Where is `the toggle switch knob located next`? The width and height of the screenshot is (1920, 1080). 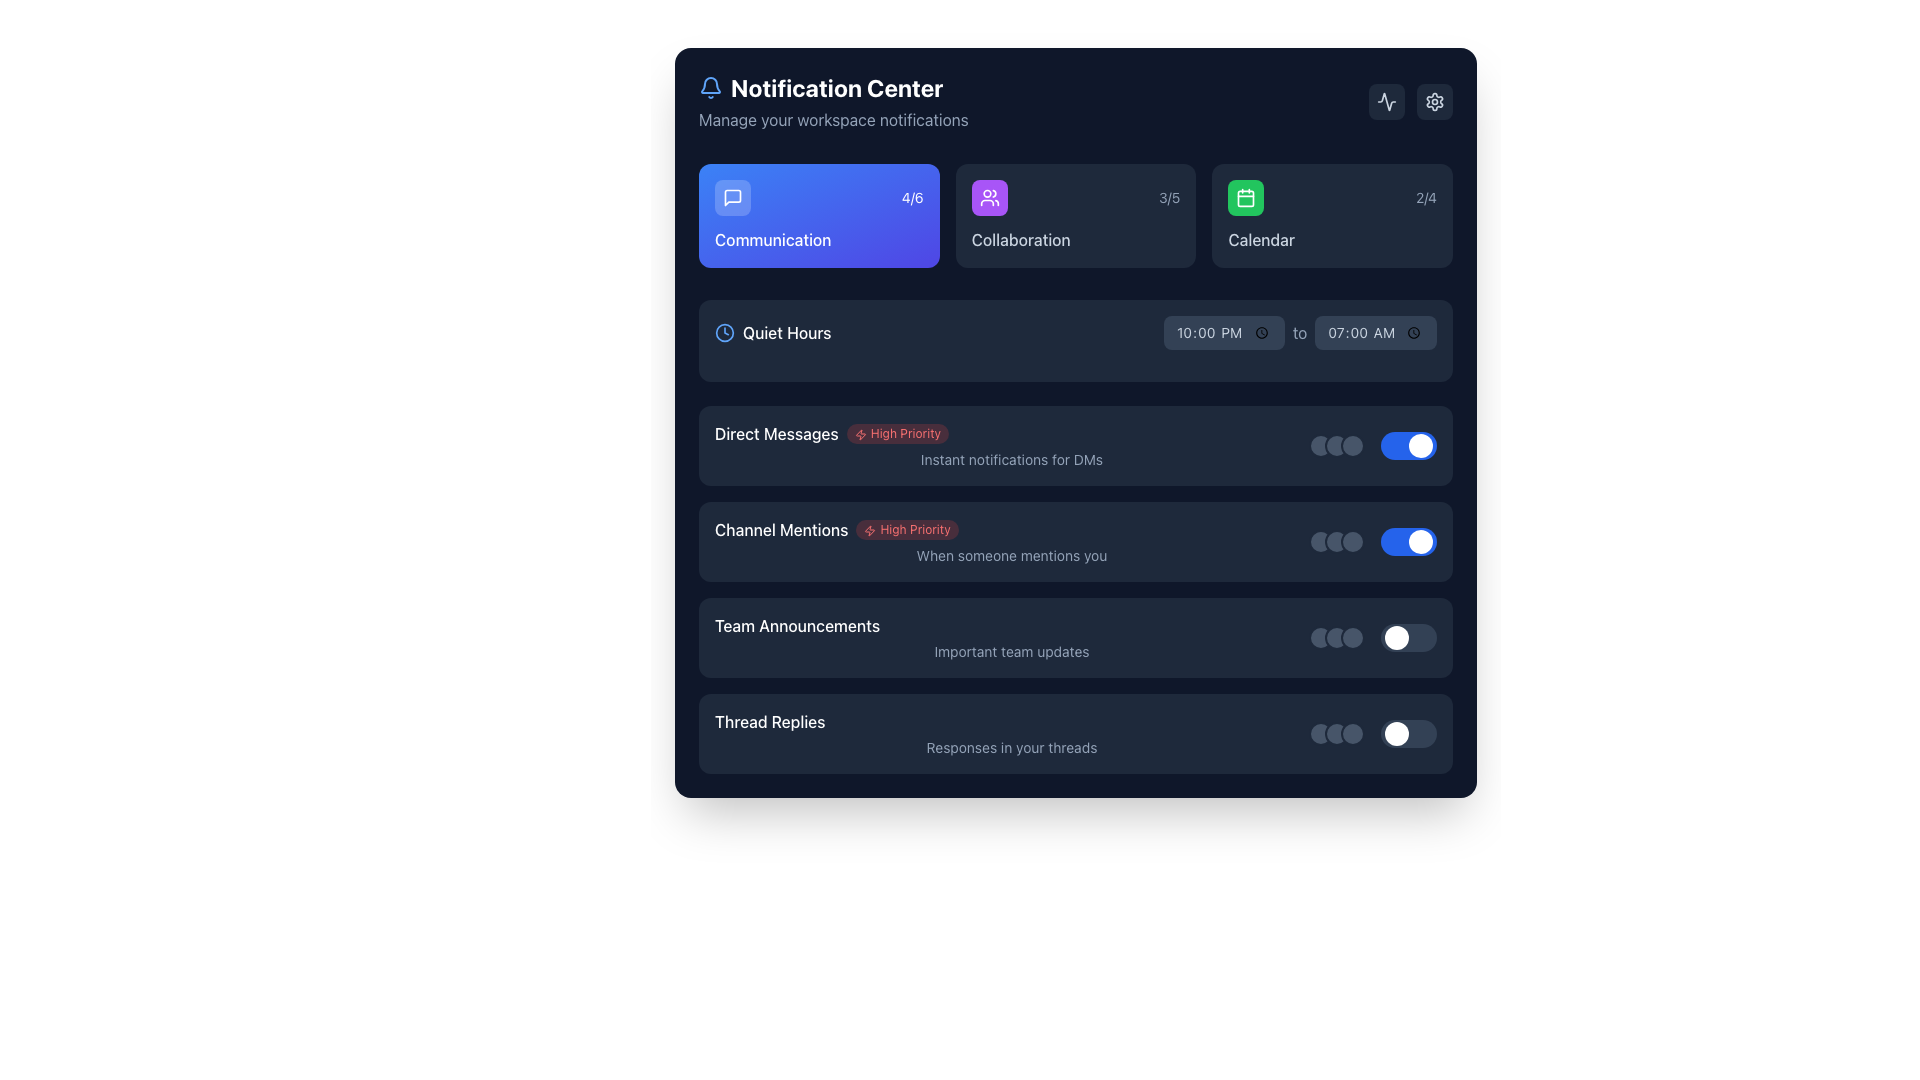 the toggle switch knob located next is located at coordinates (1371, 637).